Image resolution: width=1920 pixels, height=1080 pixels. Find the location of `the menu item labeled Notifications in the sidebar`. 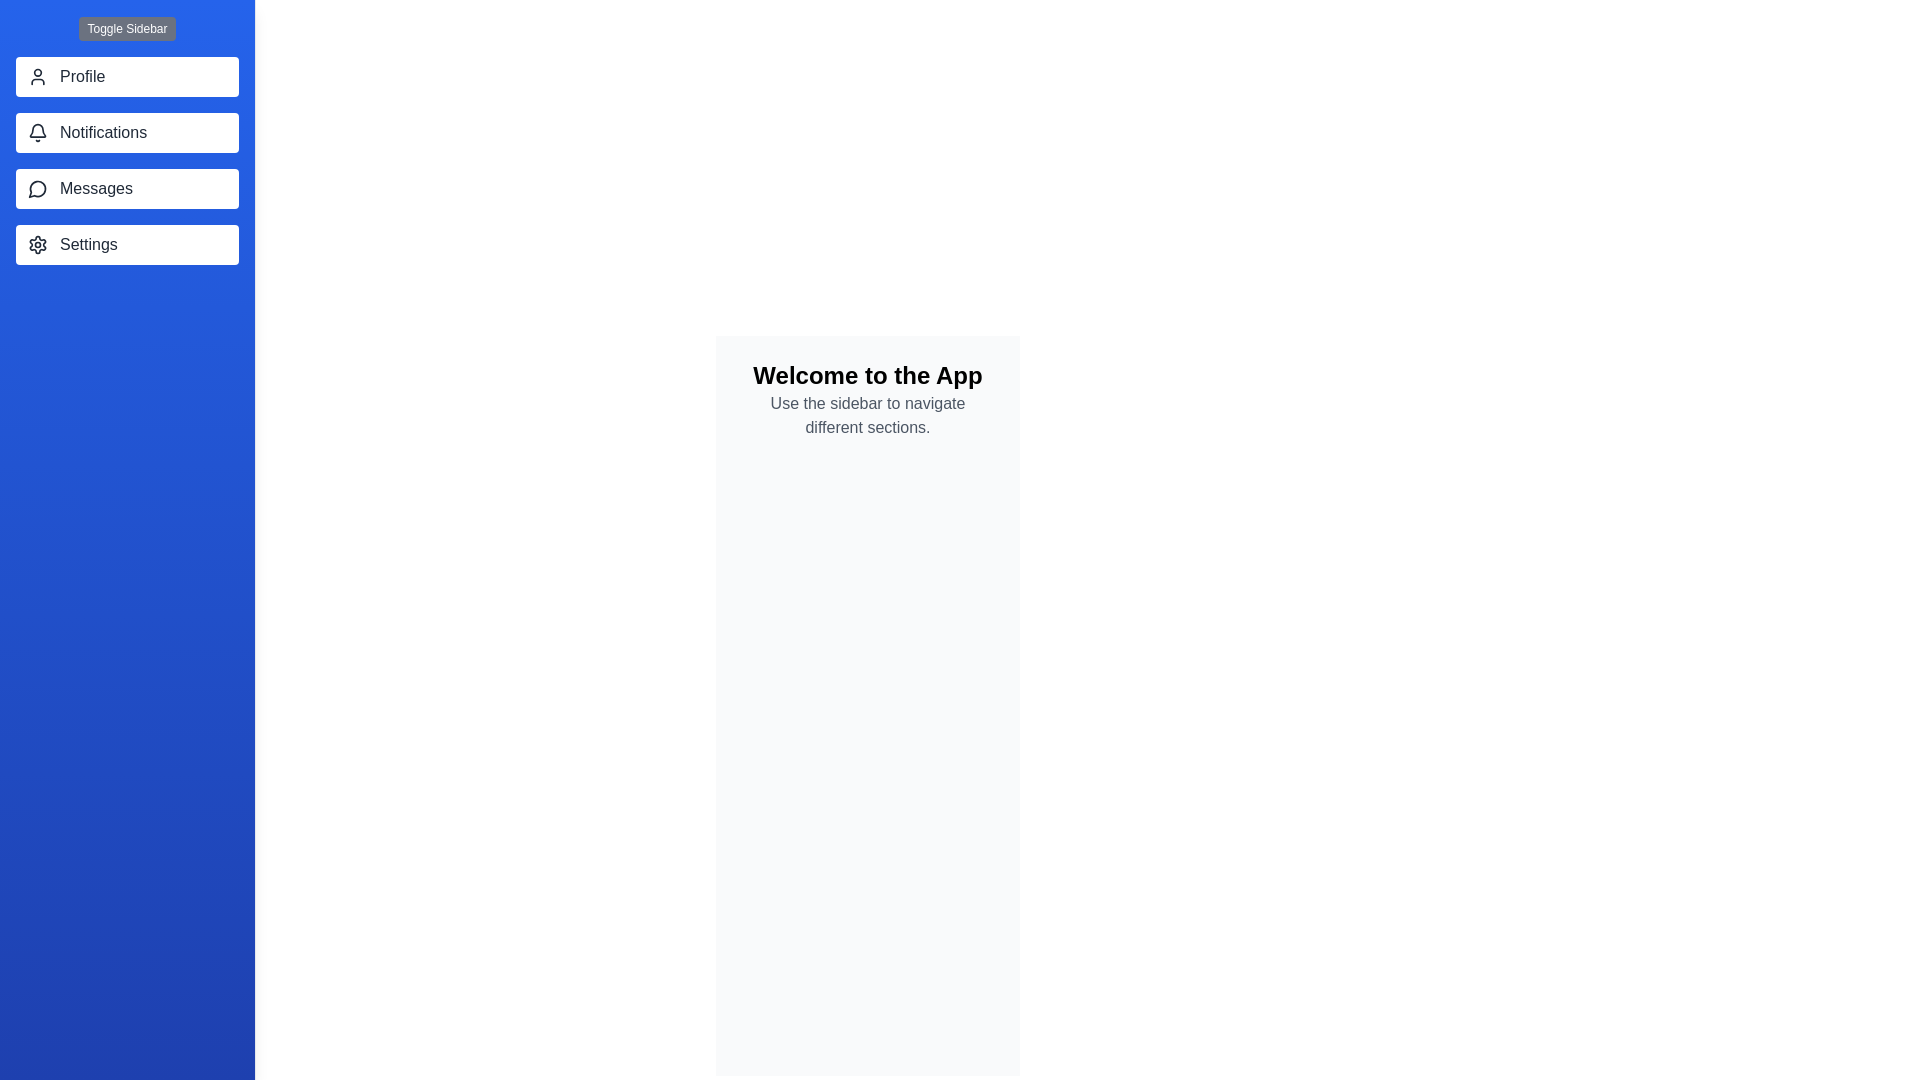

the menu item labeled Notifications in the sidebar is located at coordinates (126, 132).